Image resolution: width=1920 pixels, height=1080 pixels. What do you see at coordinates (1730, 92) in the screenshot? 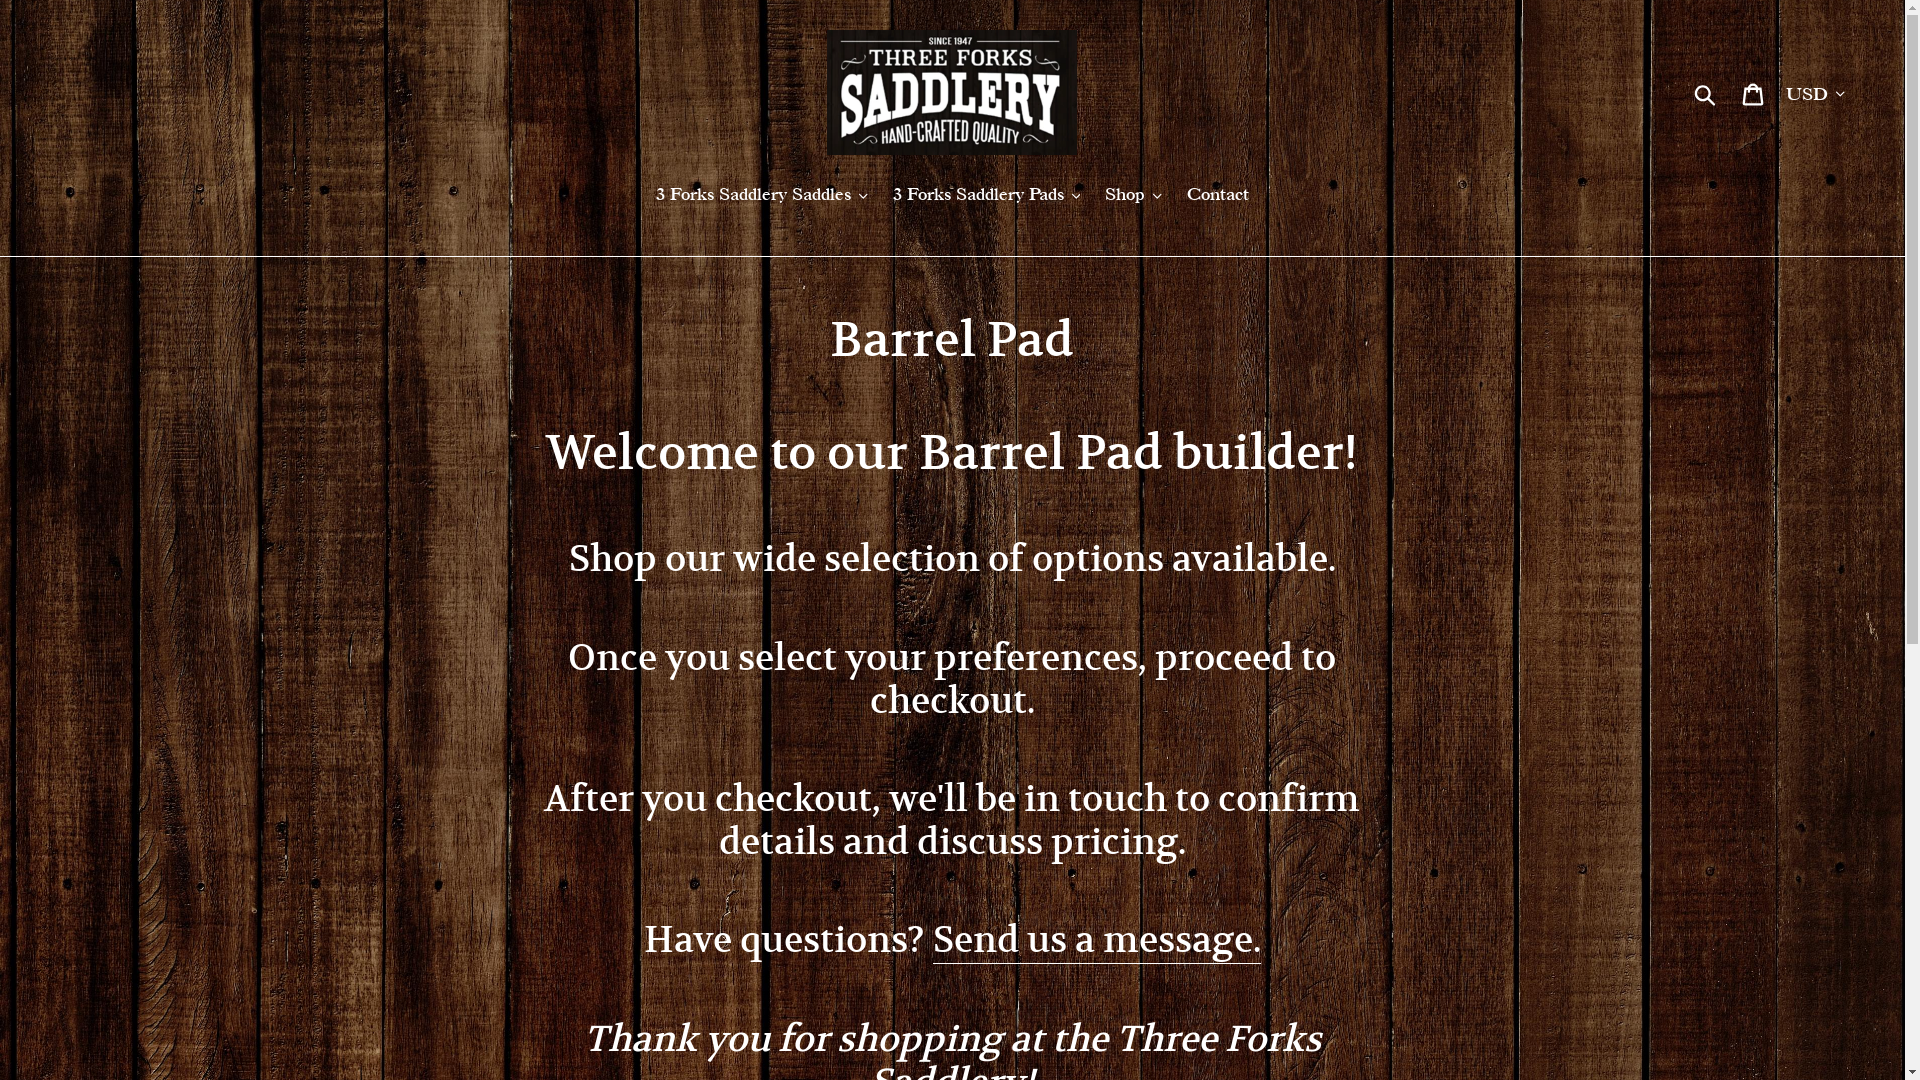
I see `'Cart'` at bounding box center [1730, 92].